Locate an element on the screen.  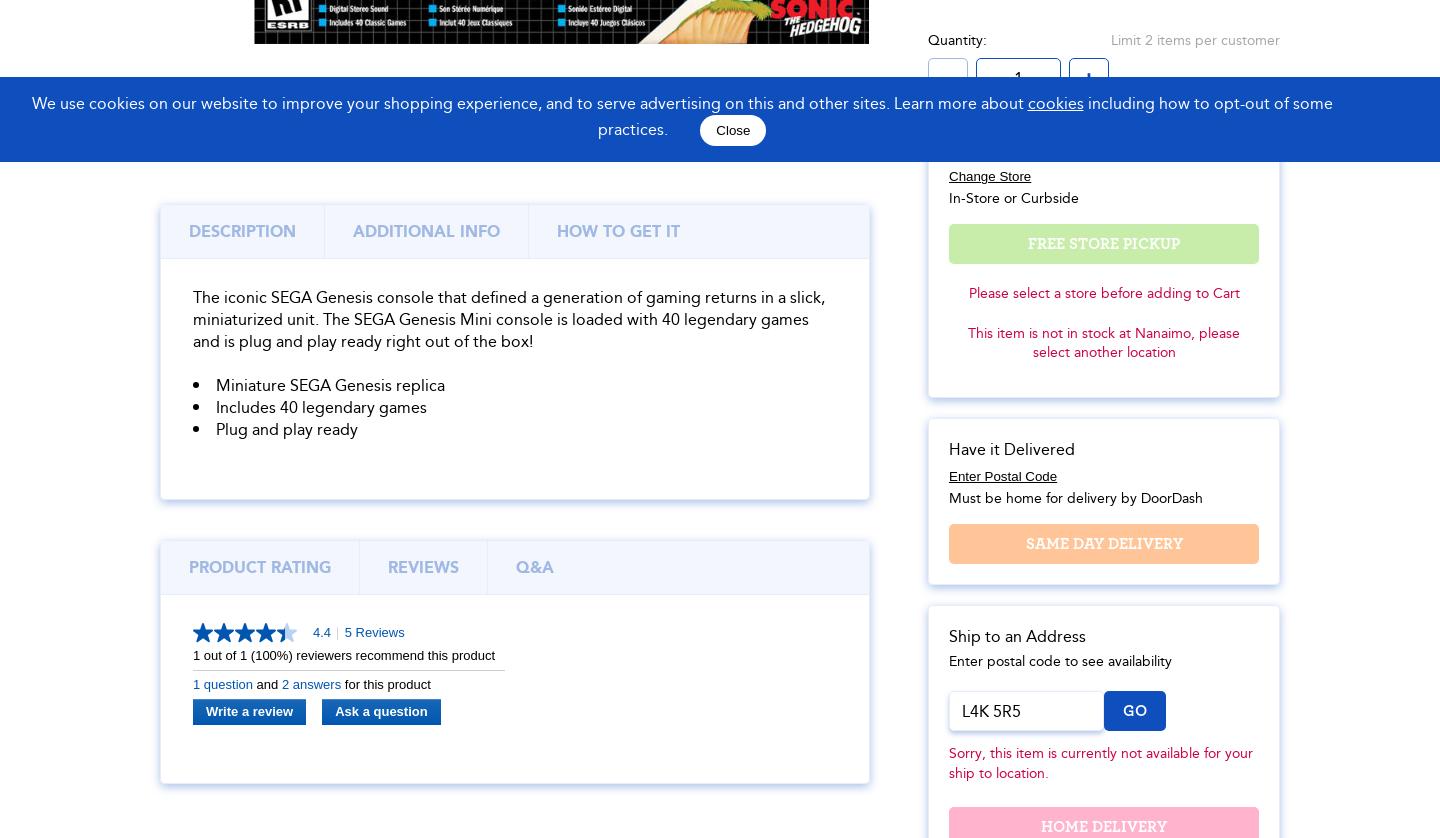
'Plug and play ready' is located at coordinates (285, 428).